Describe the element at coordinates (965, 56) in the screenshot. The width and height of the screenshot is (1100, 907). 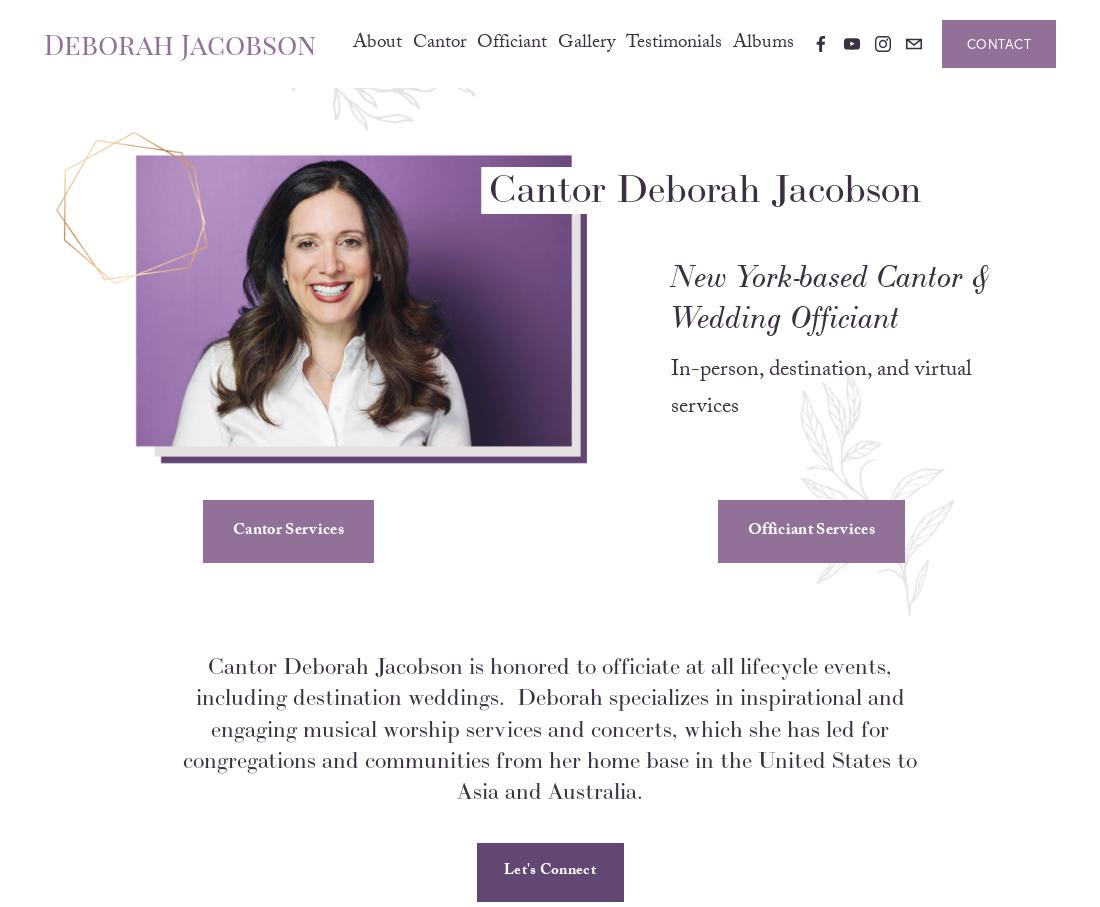
I see `'Contact'` at that location.